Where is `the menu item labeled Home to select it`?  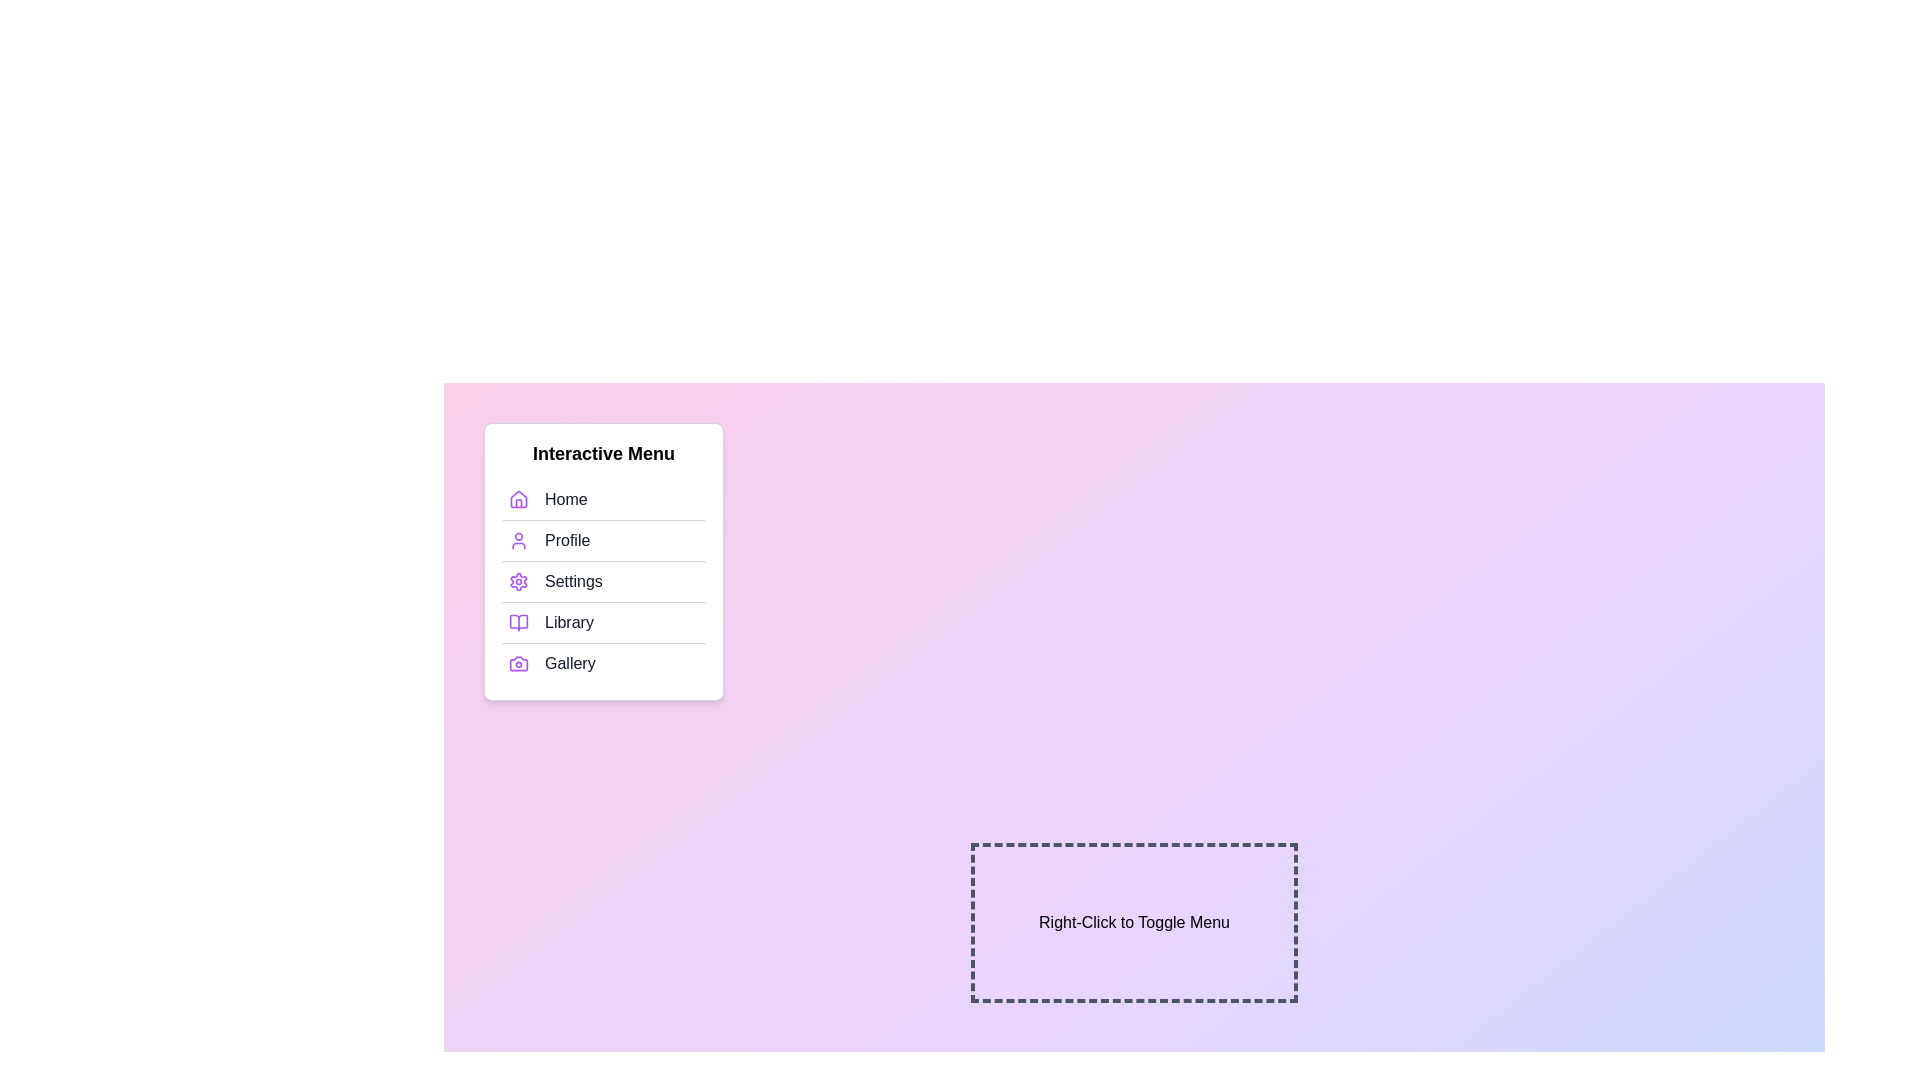 the menu item labeled Home to select it is located at coordinates (603, 499).